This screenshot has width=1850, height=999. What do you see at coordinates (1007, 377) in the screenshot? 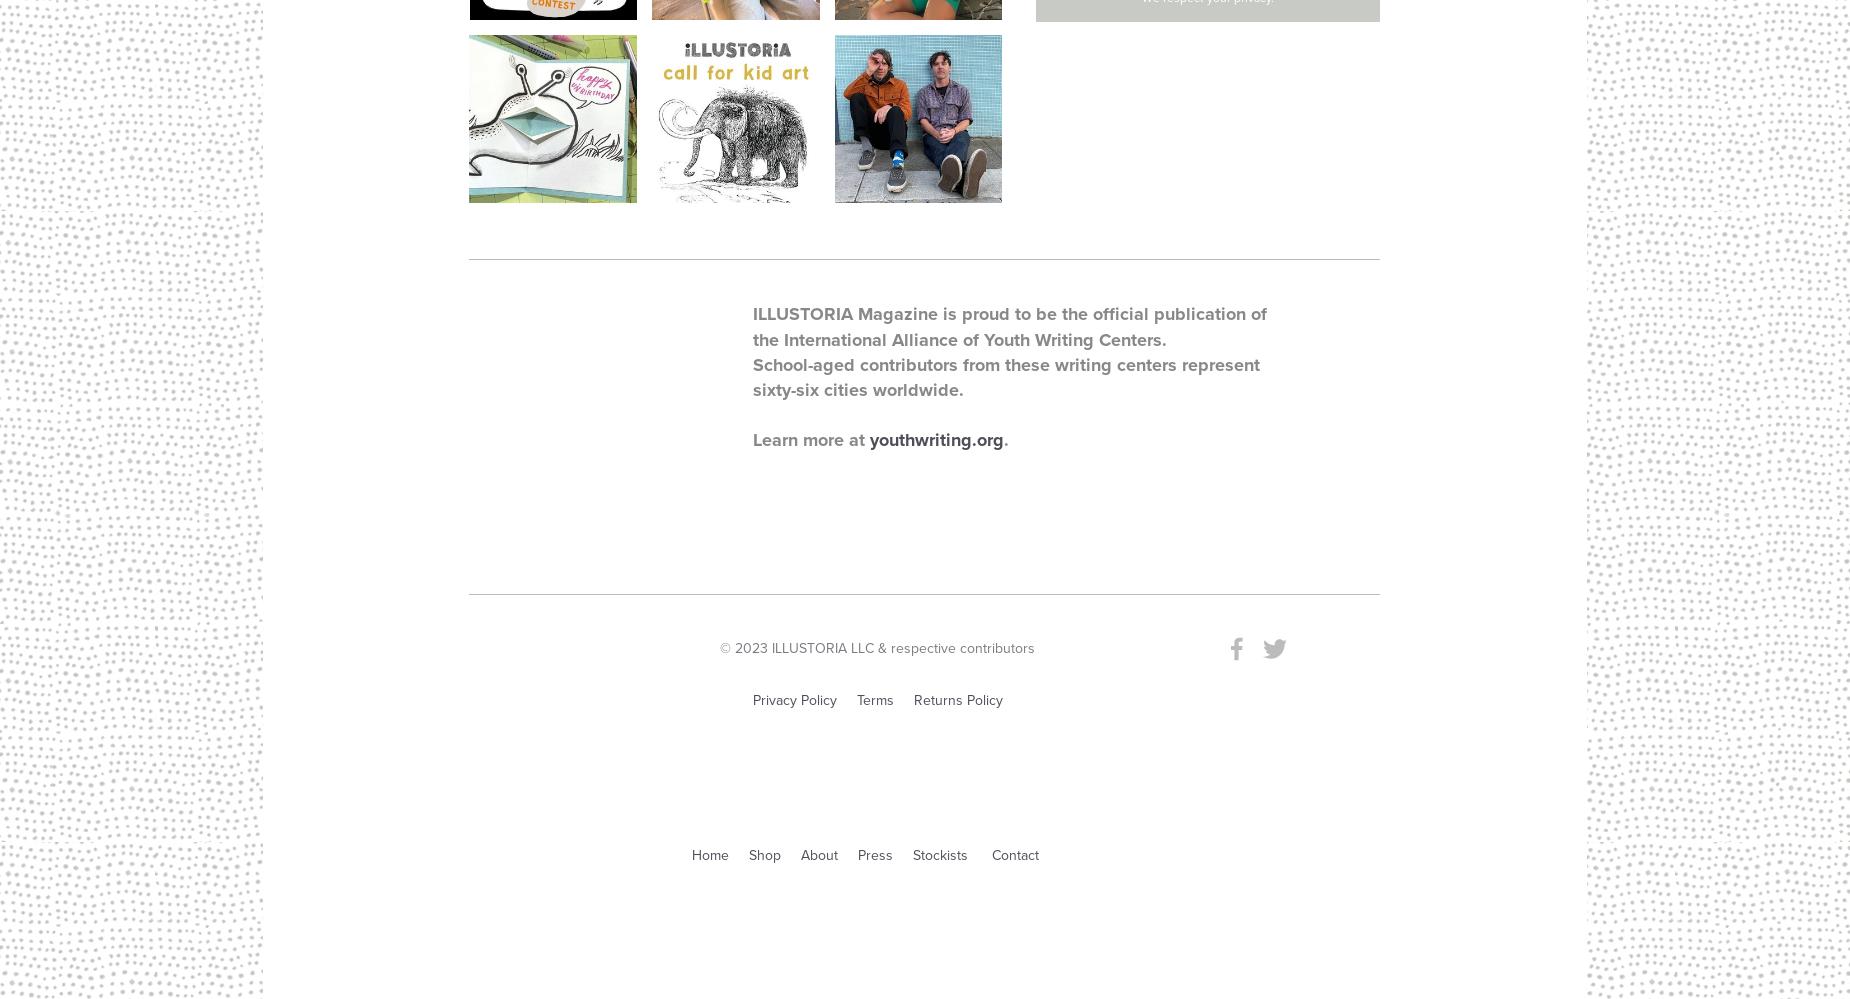
I see `'School-aged contributors from these writing centers represent sixty-six cities worldwide.'` at bounding box center [1007, 377].